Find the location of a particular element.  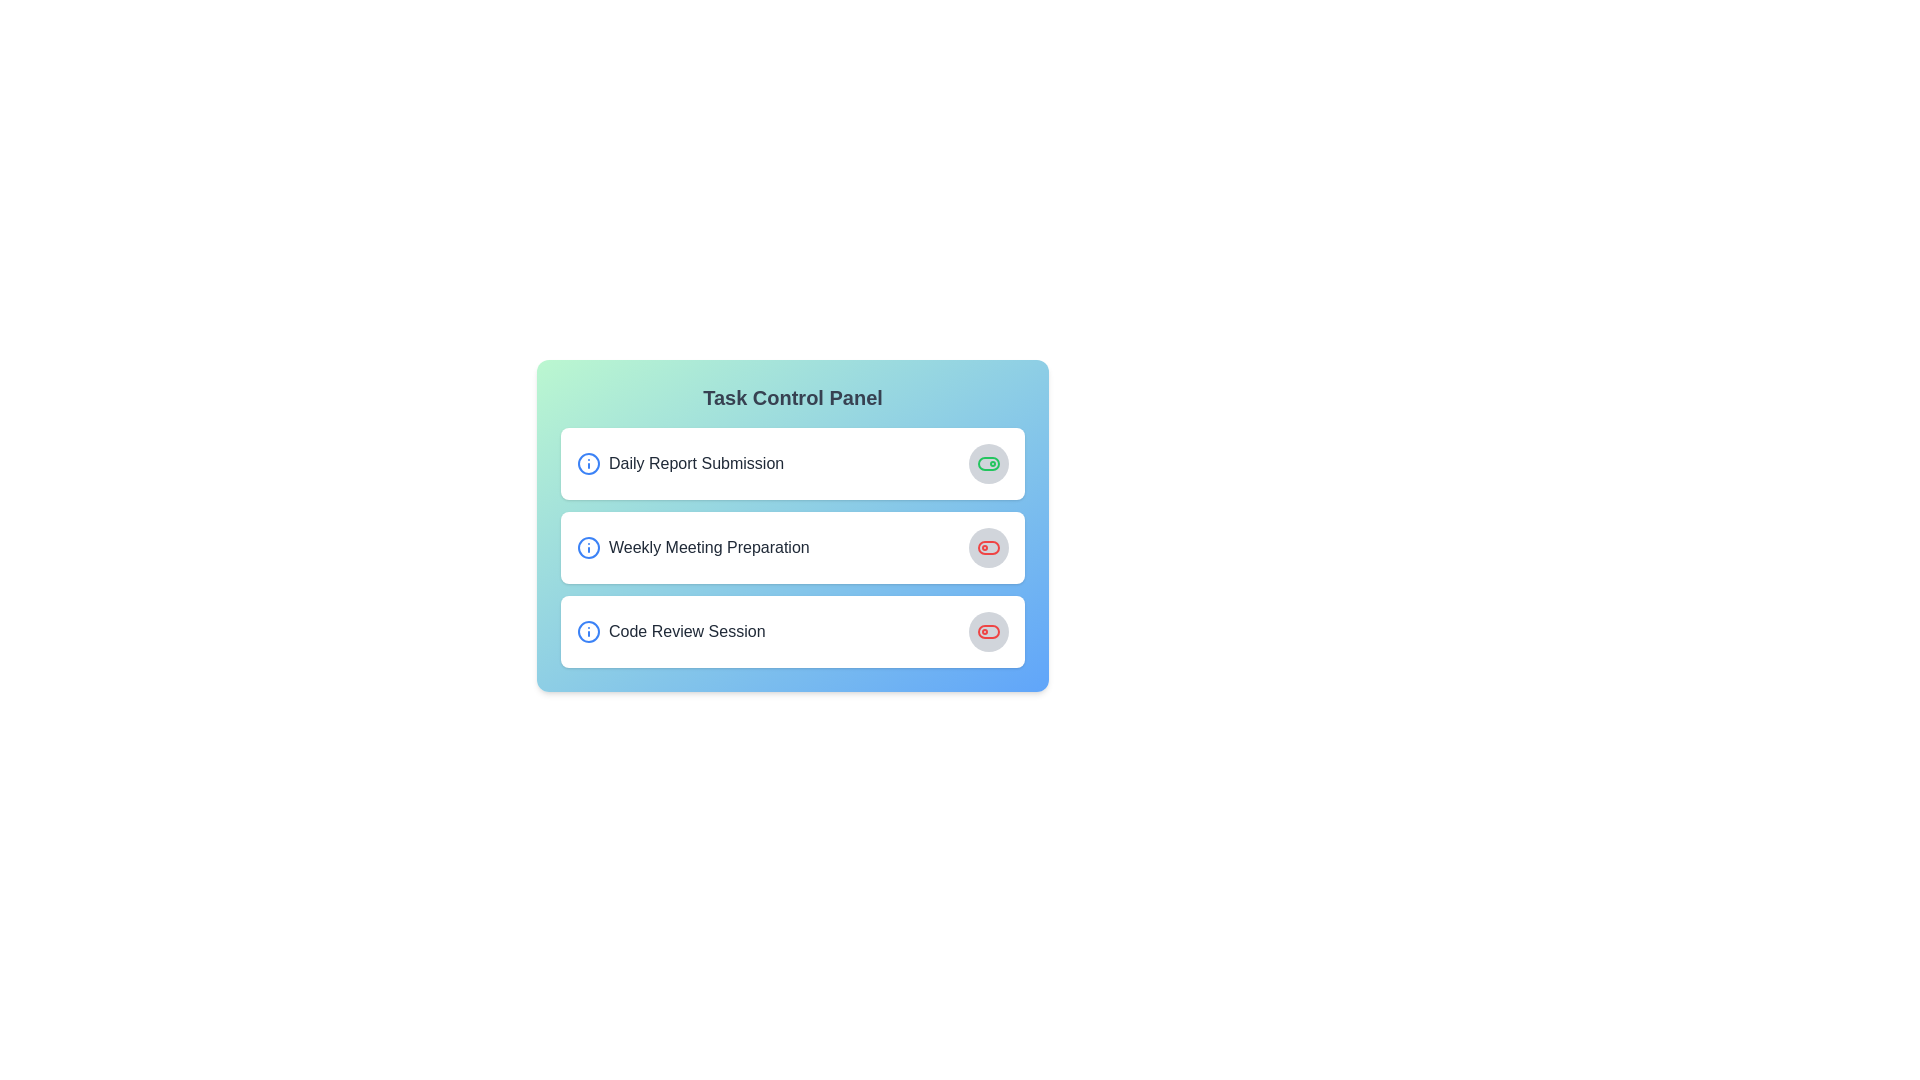

the circular toggle button with a gray background and a red toggle icon, located at the right edge of the 'Code Review Session' row to switch its state is located at coordinates (988, 632).